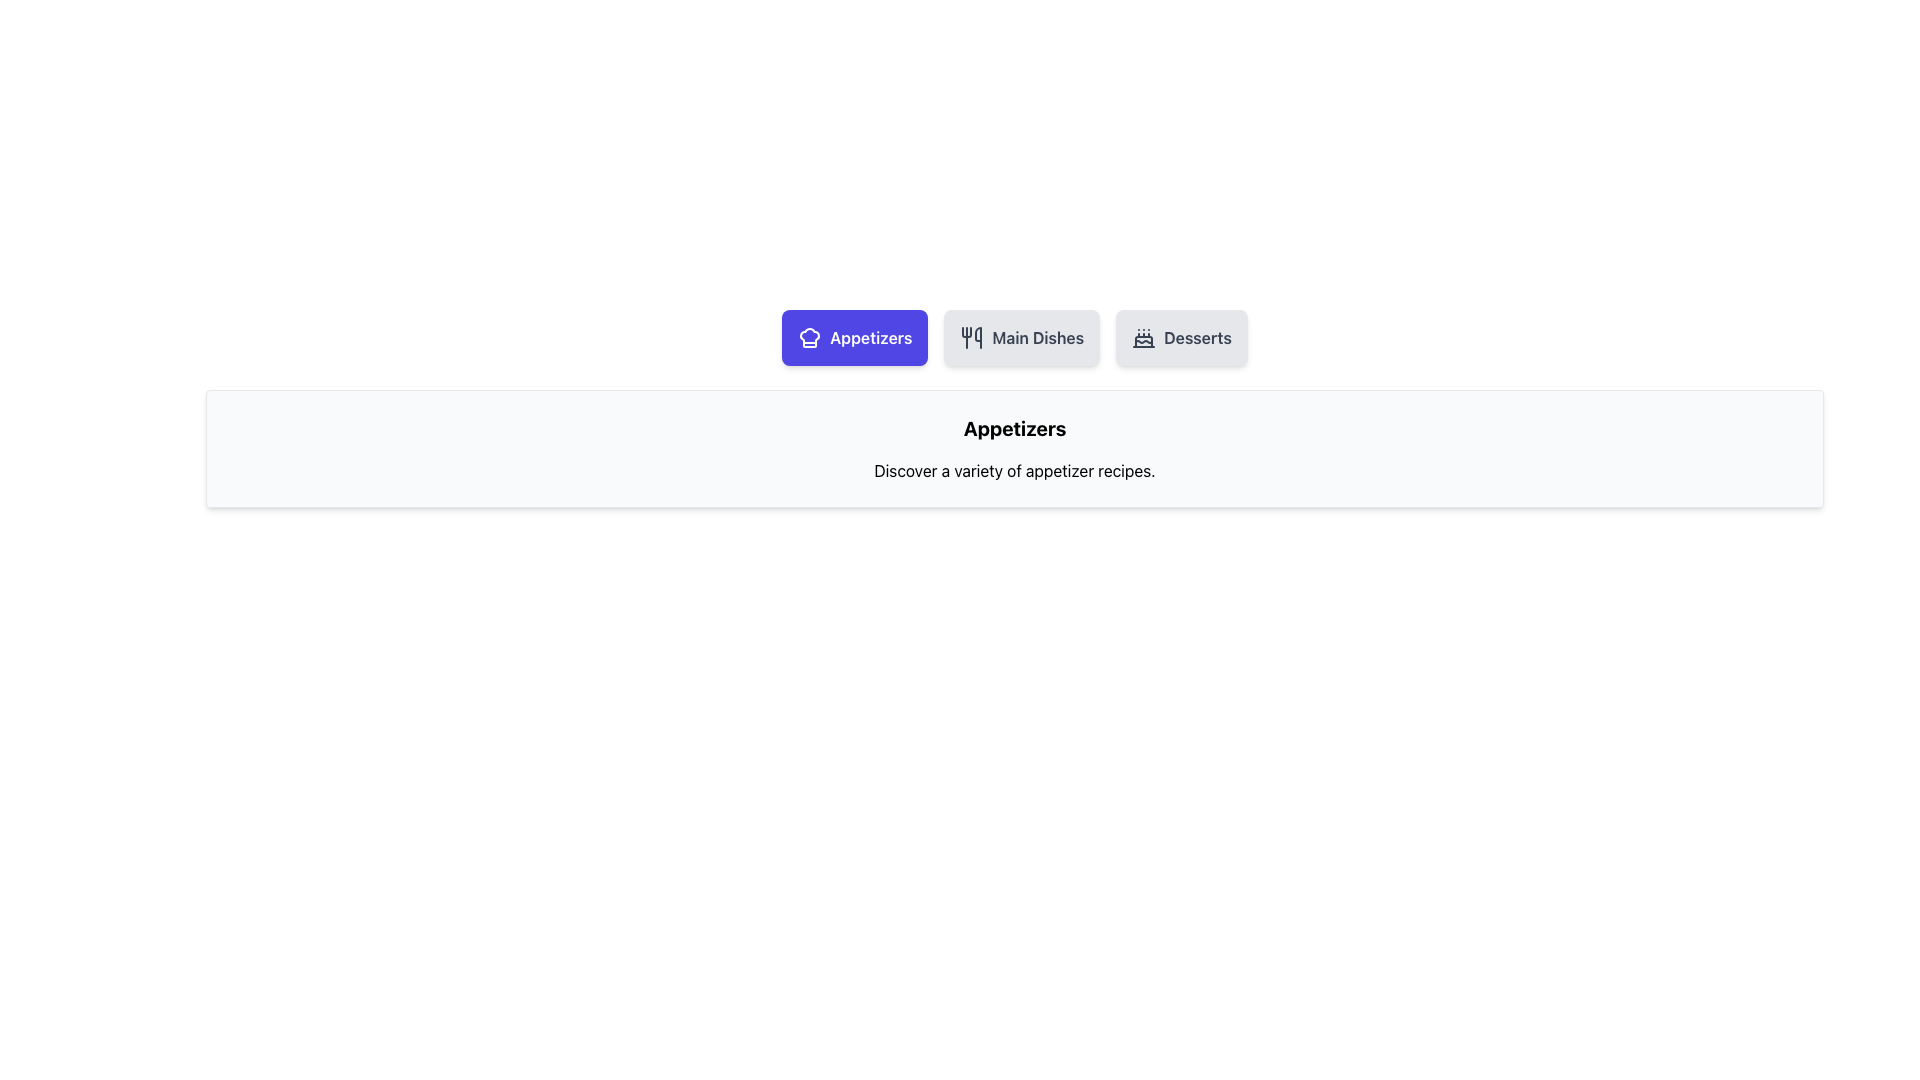 The height and width of the screenshot is (1080, 1920). I want to click on the navigation button that switches to 'Main Dishes' content, located between 'Appetizers' and 'Desserts', so click(1022, 337).